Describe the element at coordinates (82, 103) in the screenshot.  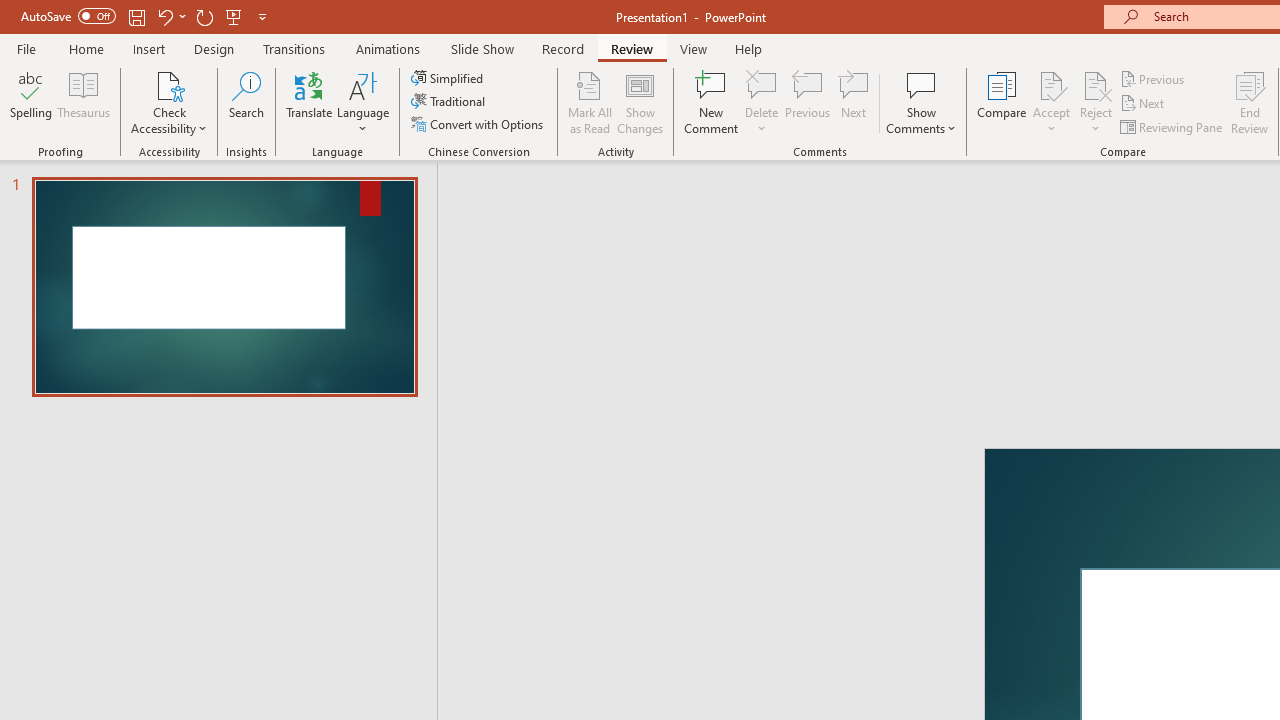
I see `'Thesaurus...'` at that location.